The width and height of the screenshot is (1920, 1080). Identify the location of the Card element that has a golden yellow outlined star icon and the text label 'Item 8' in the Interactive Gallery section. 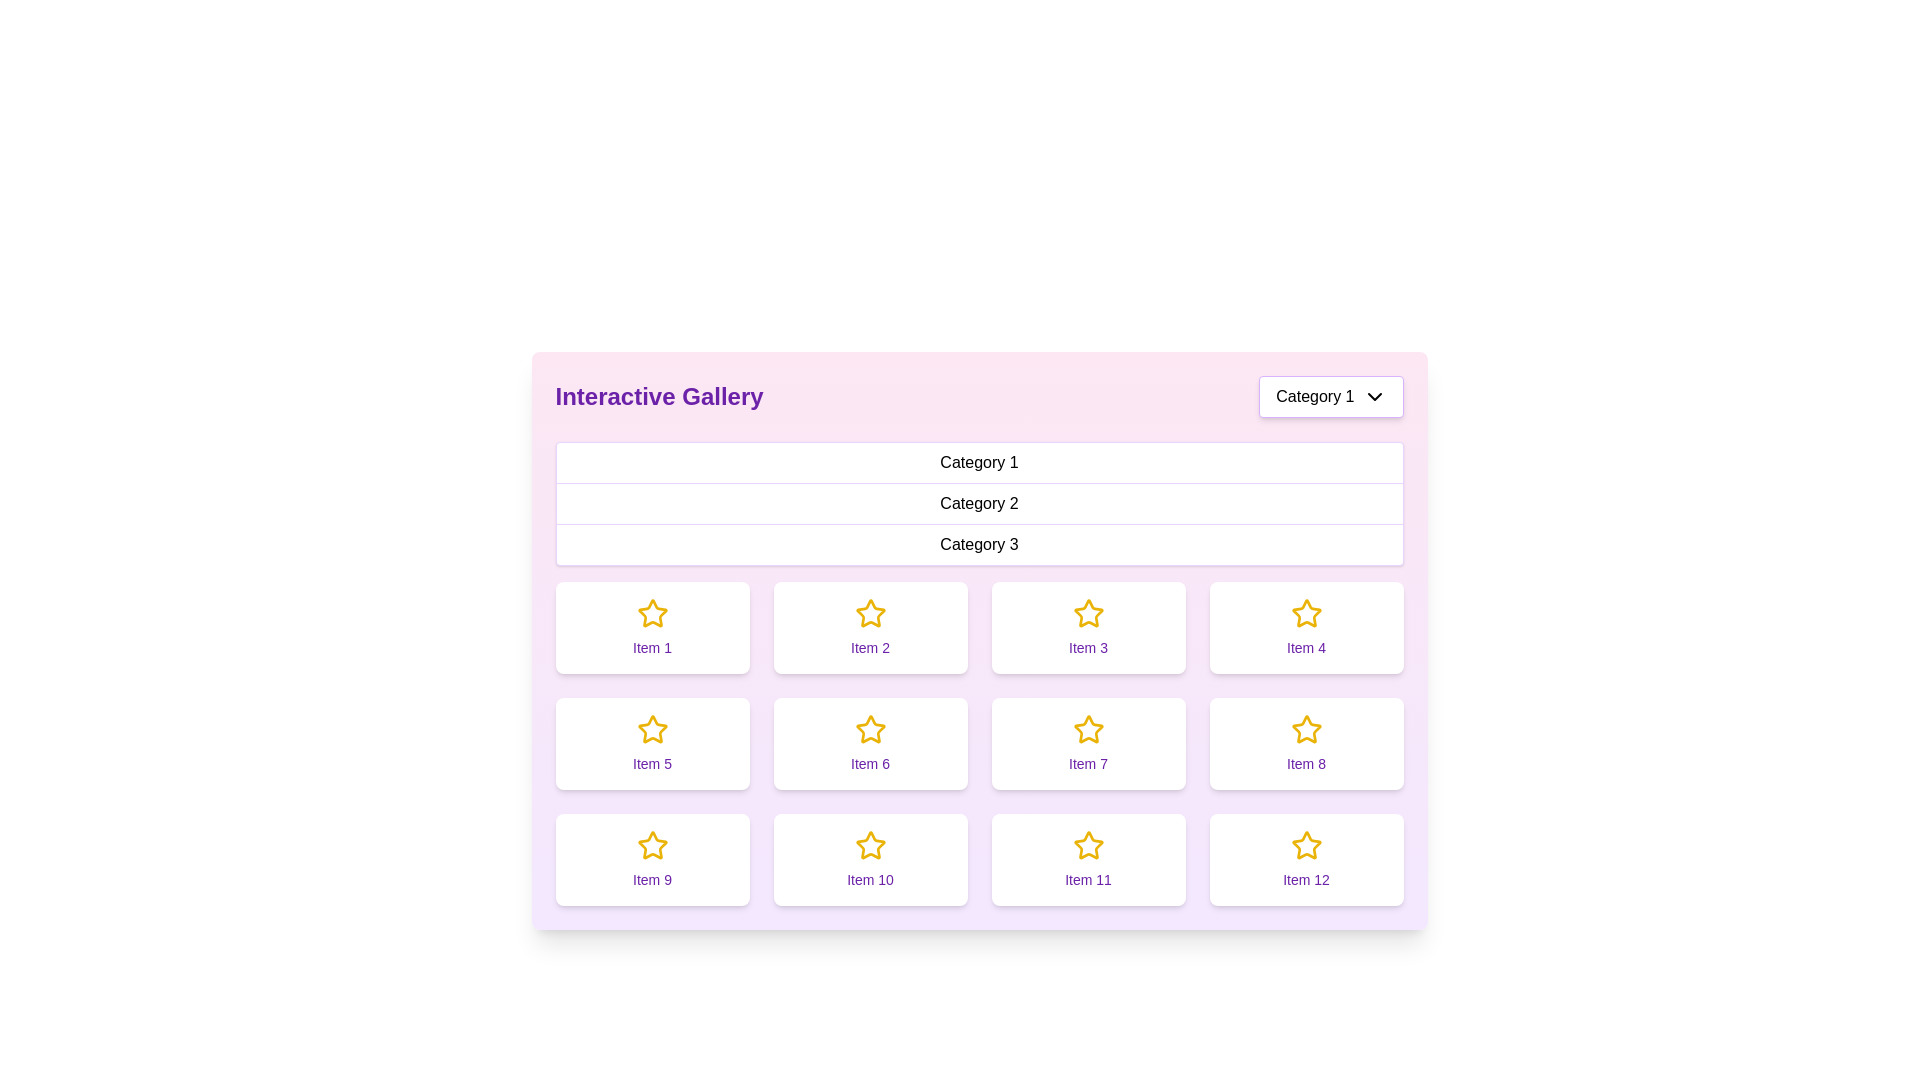
(1306, 744).